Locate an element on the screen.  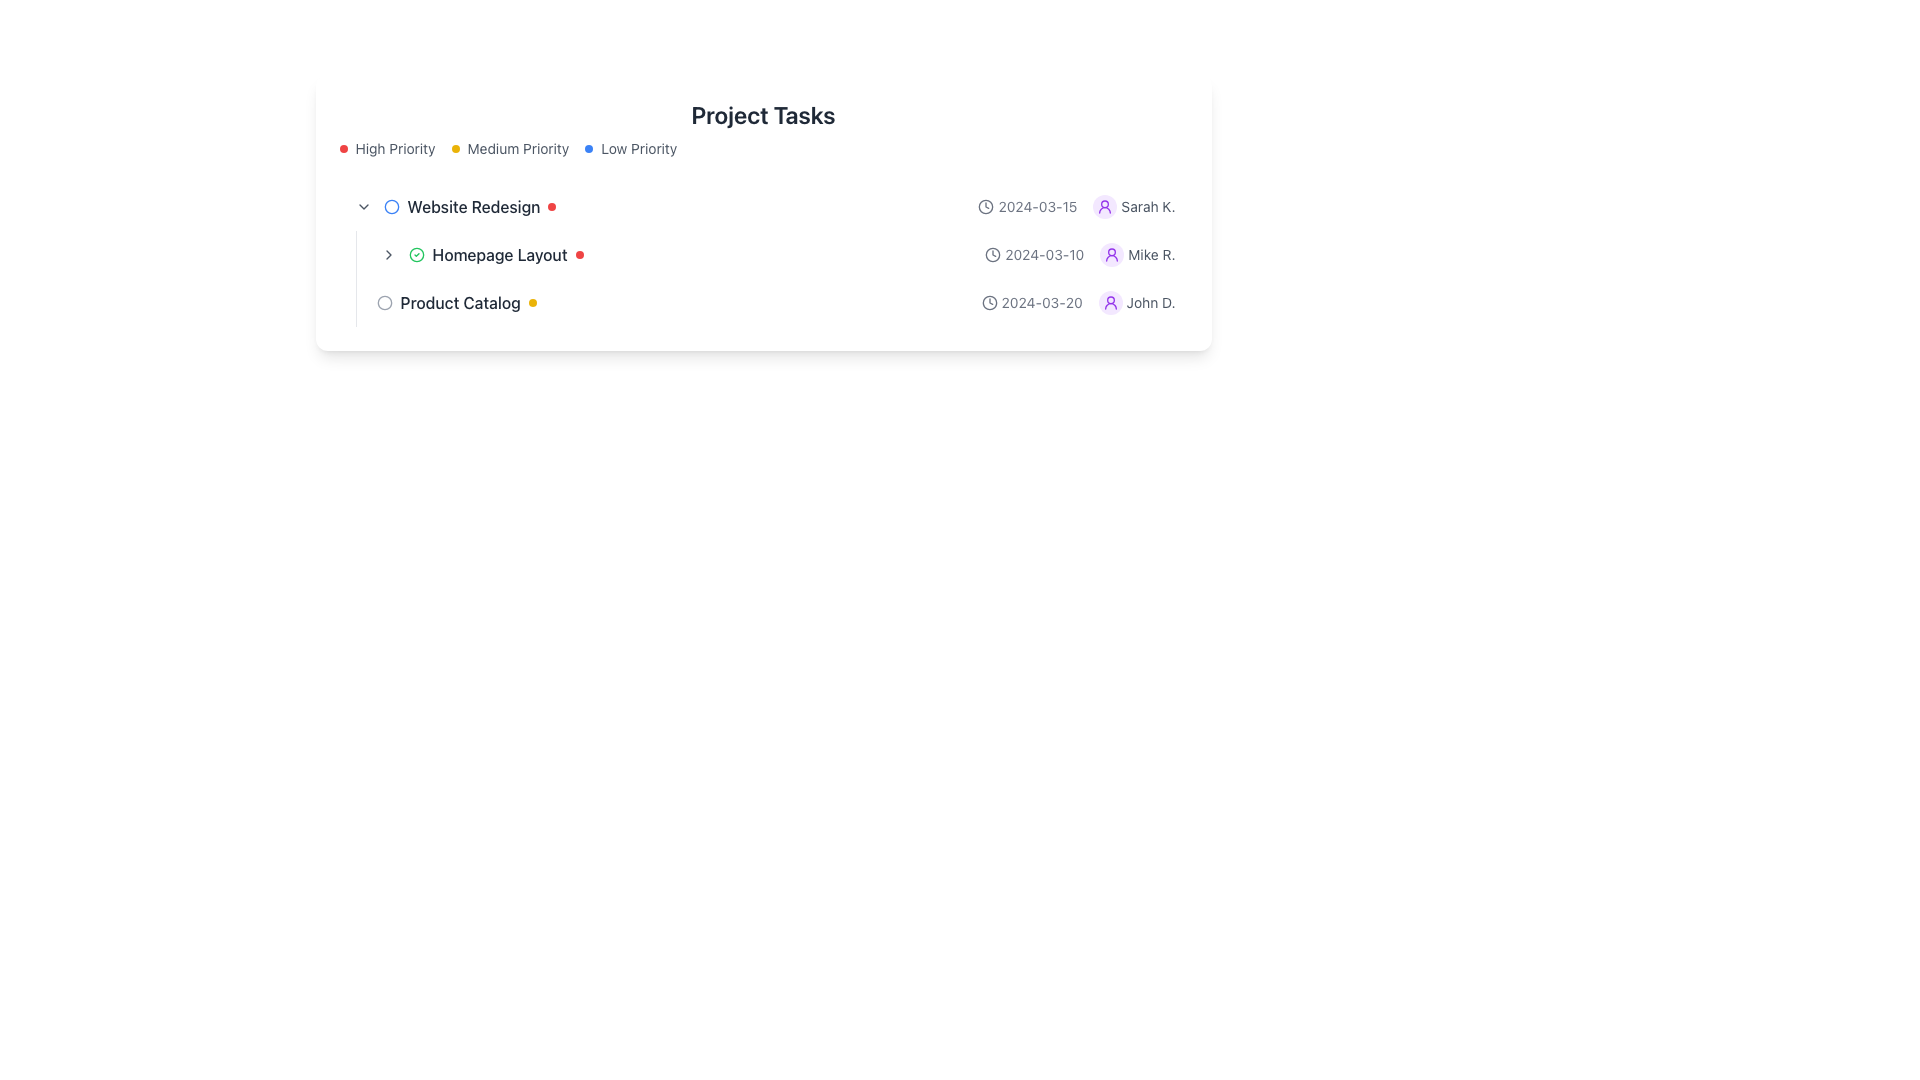
the user avatar icon, which is a small circular icon with a purple color scheme and an outline of a person is located at coordinates (1109, 303).